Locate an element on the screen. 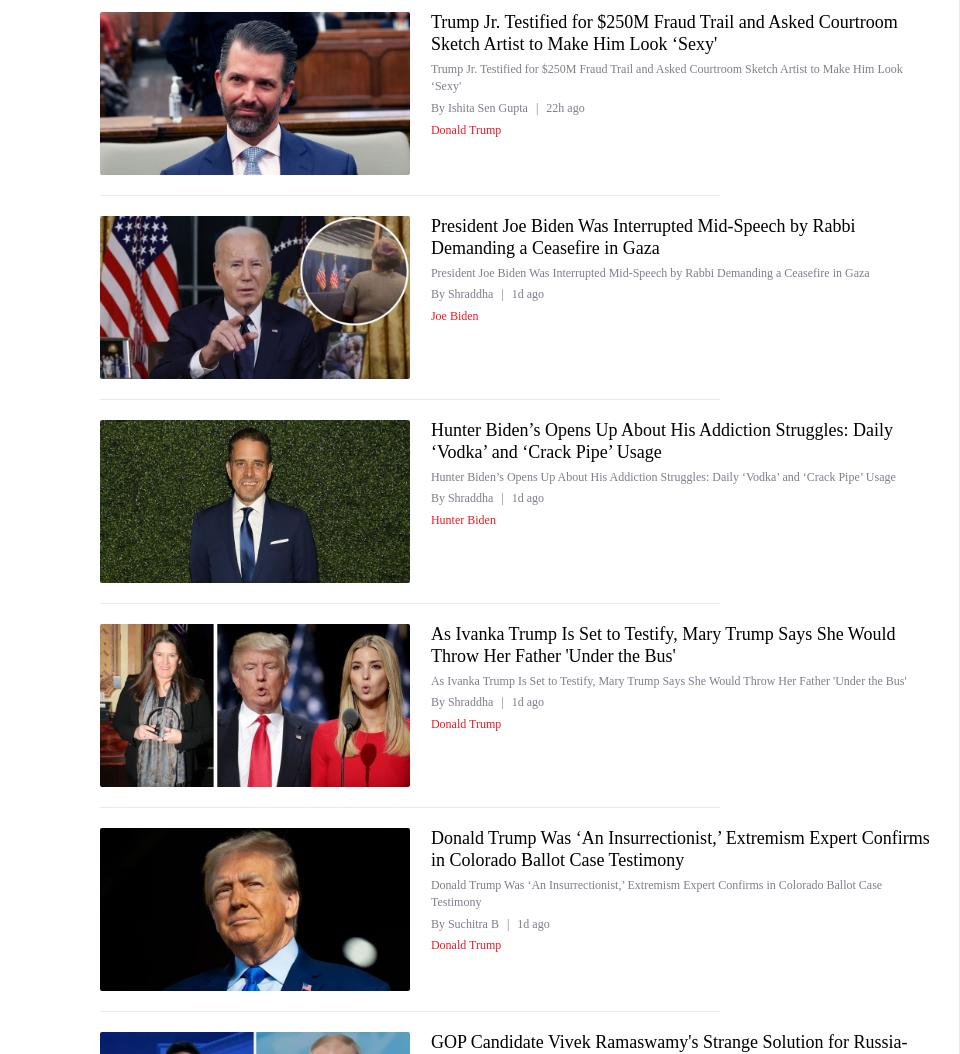  'By Suchitra B' is located at coordinates (465, 921).